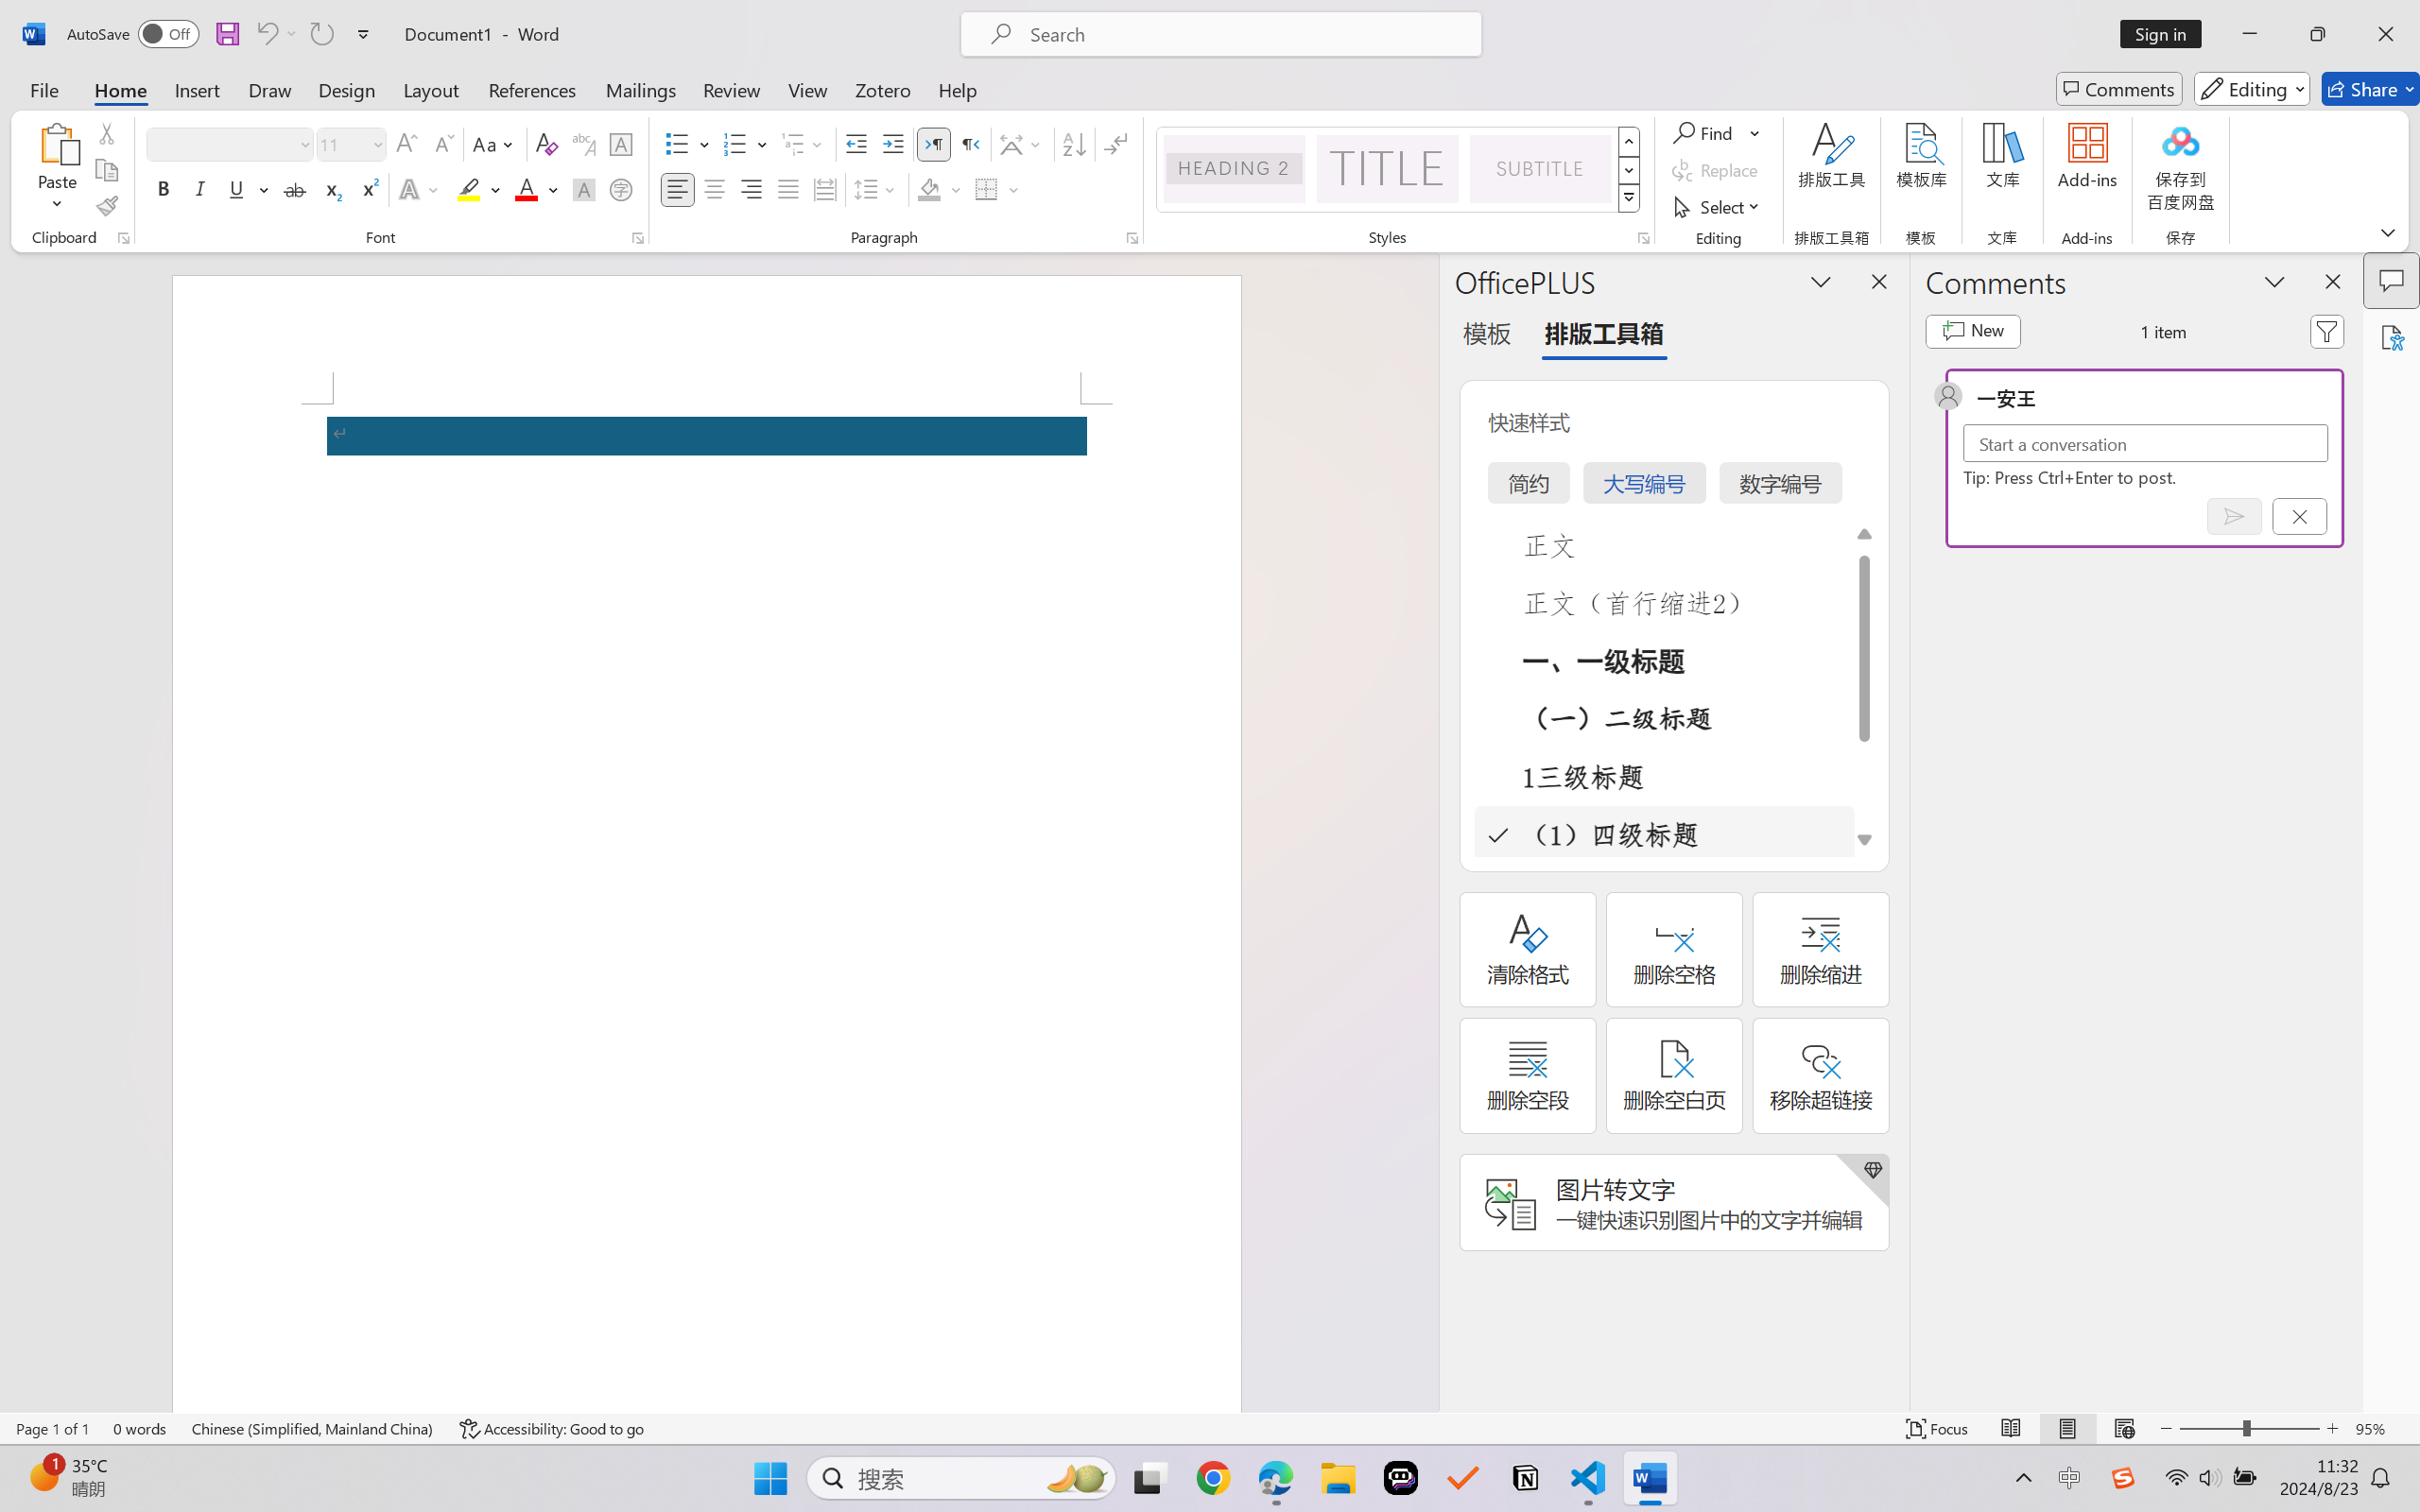 The height and width of the screenshot is (1512, 2420). What do you see at coordinates (320, 33) in the screenshot?
I see `'Repeat Accessibility Checker'` at bounding box center [320, 33].